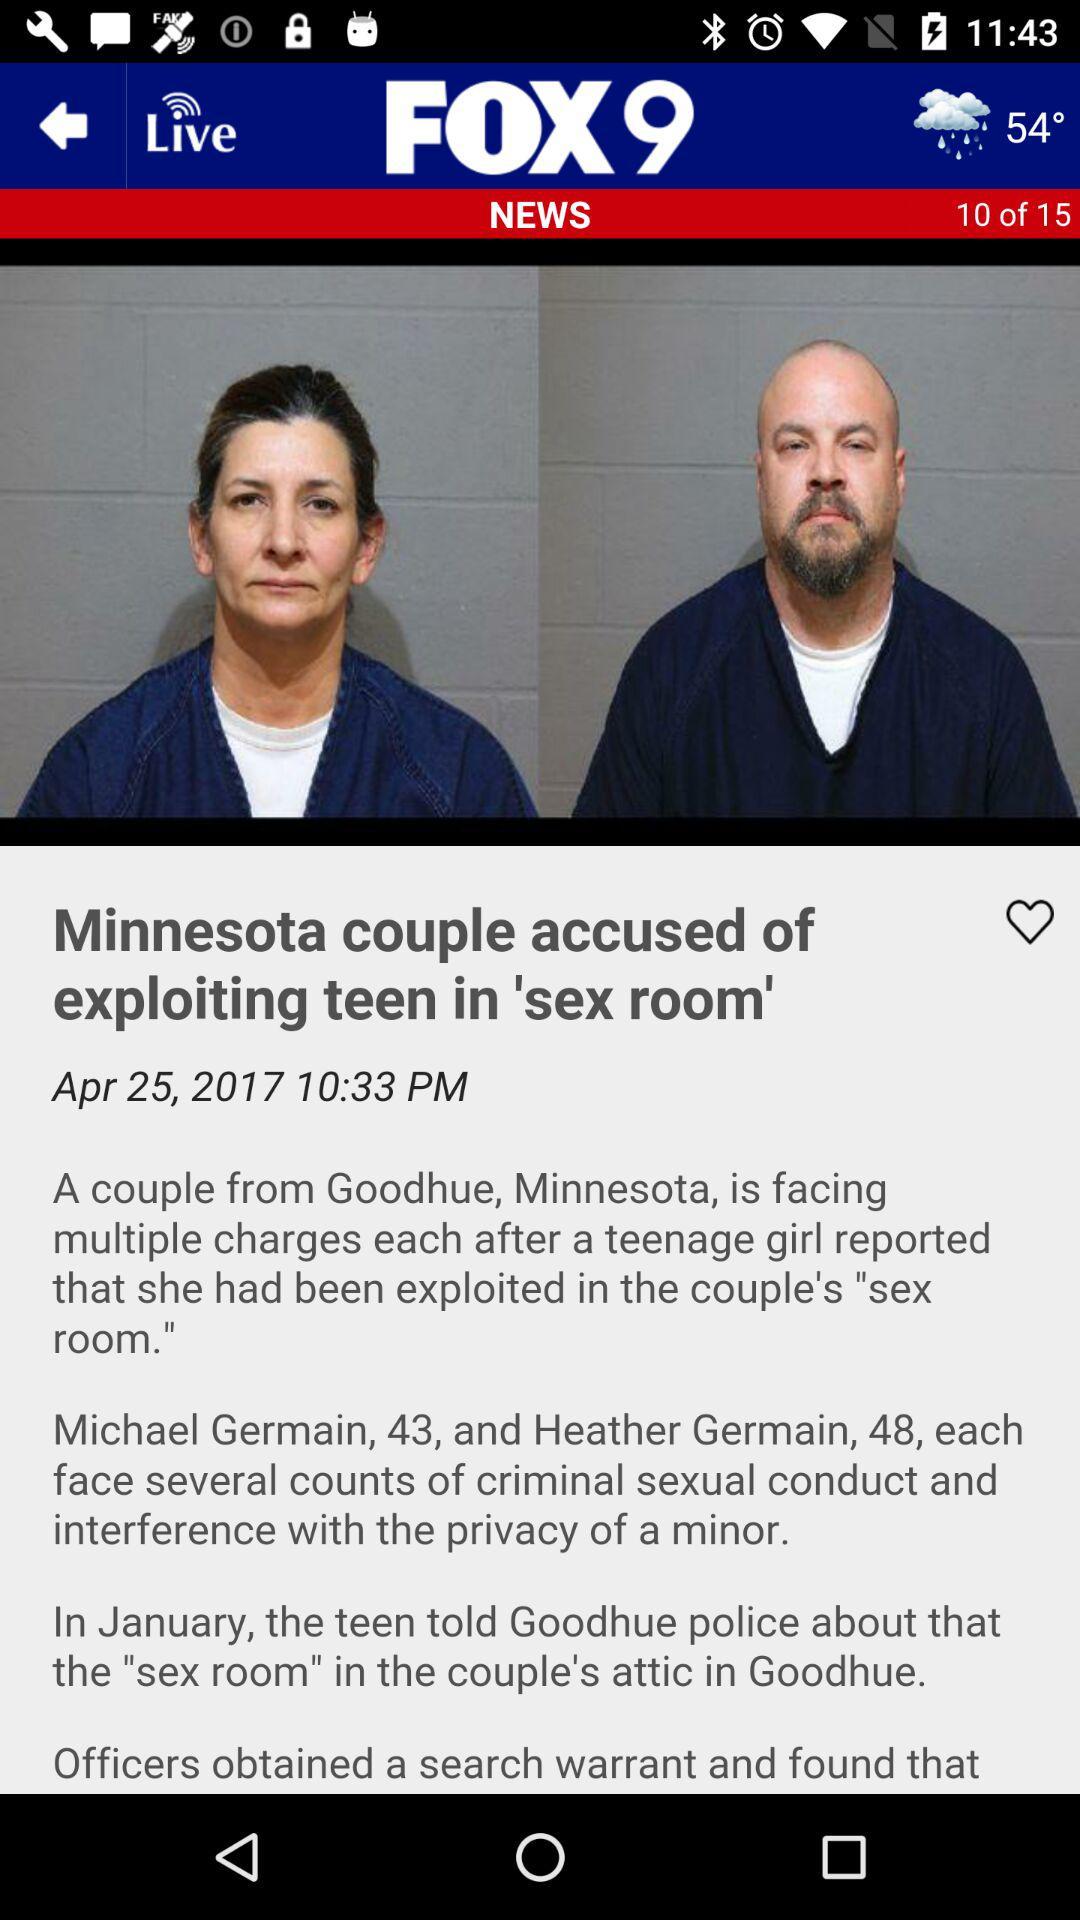 Image resolution: width=1080 pixels, height=1920 pixels. What do you see at coordinates (189, 124) in the screenshot?
I see `stream live audio` at bounding box center [189, 124].